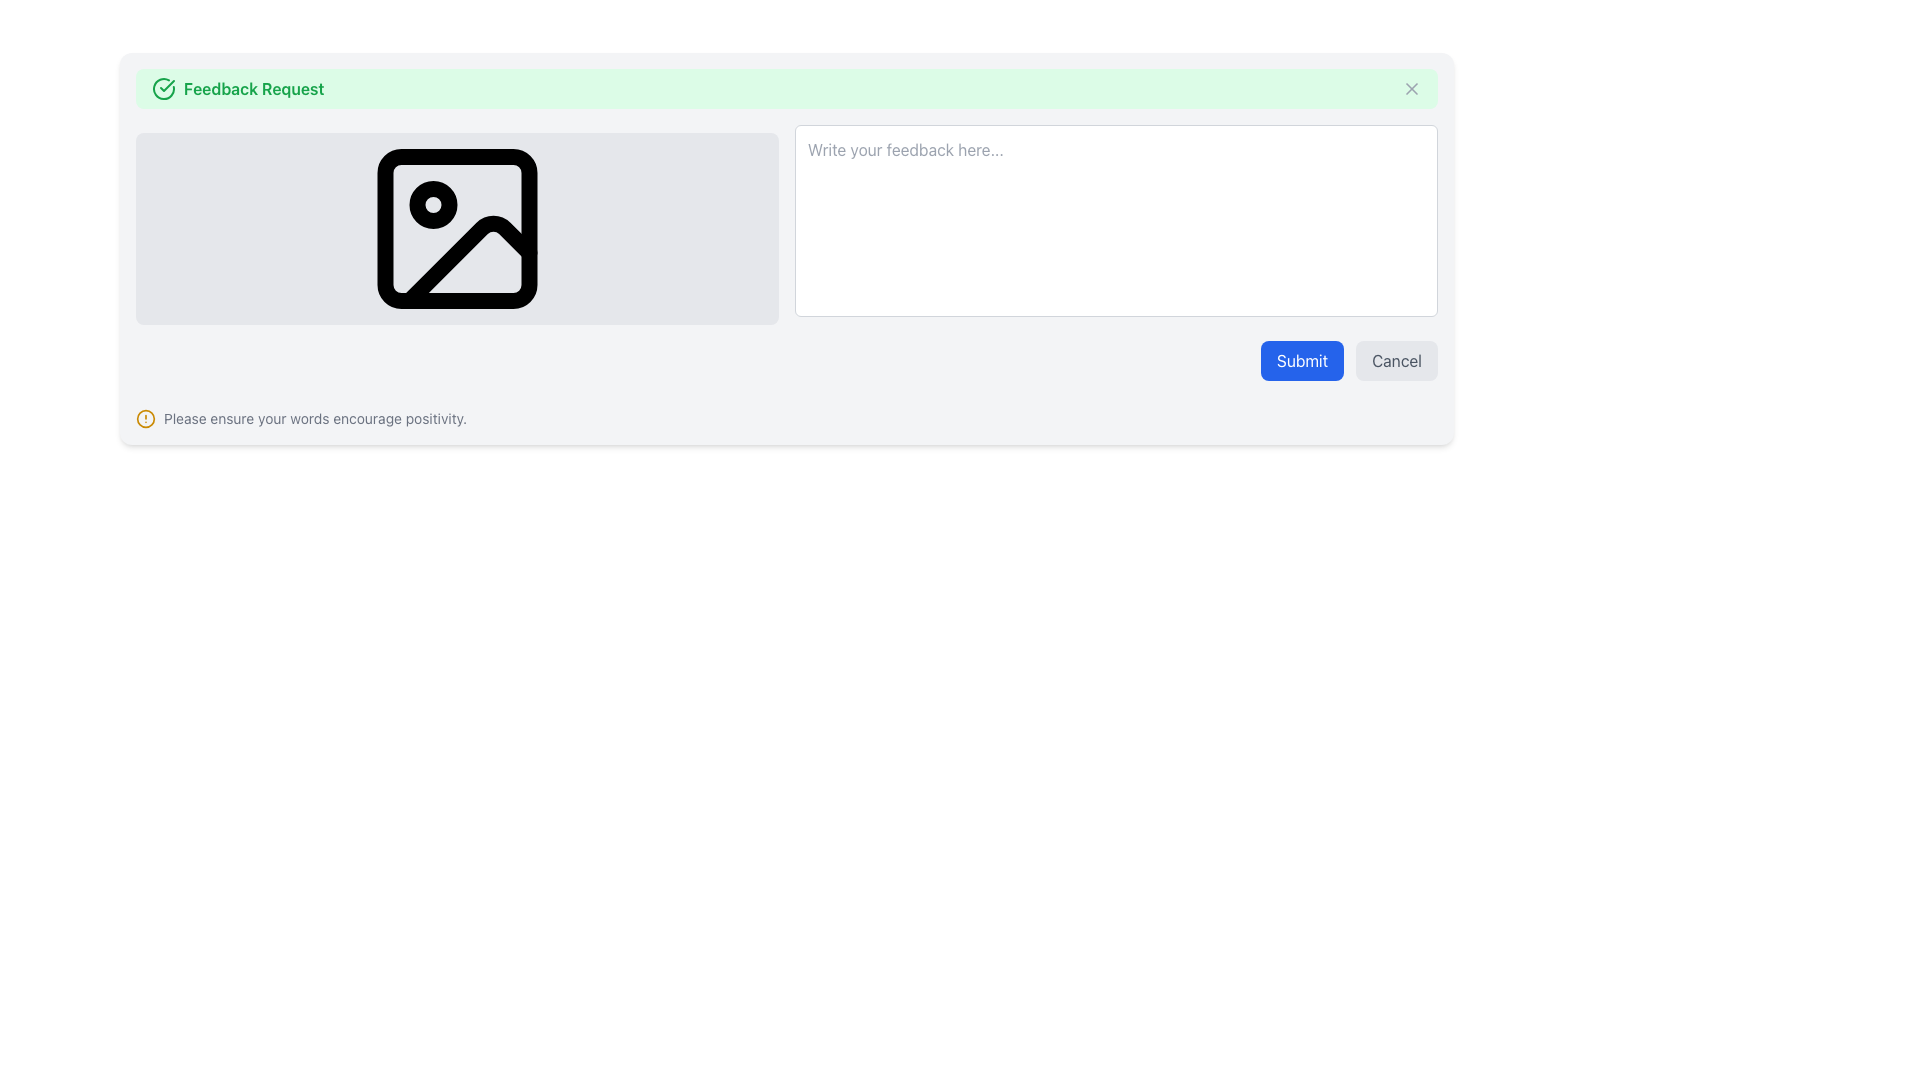  Describe the element at coordinates (456, 227) in the screenshot. I see `the SVG icon resembling a rectangular image placeholder with rounded corners, located near the top-center of the interface` at that location.